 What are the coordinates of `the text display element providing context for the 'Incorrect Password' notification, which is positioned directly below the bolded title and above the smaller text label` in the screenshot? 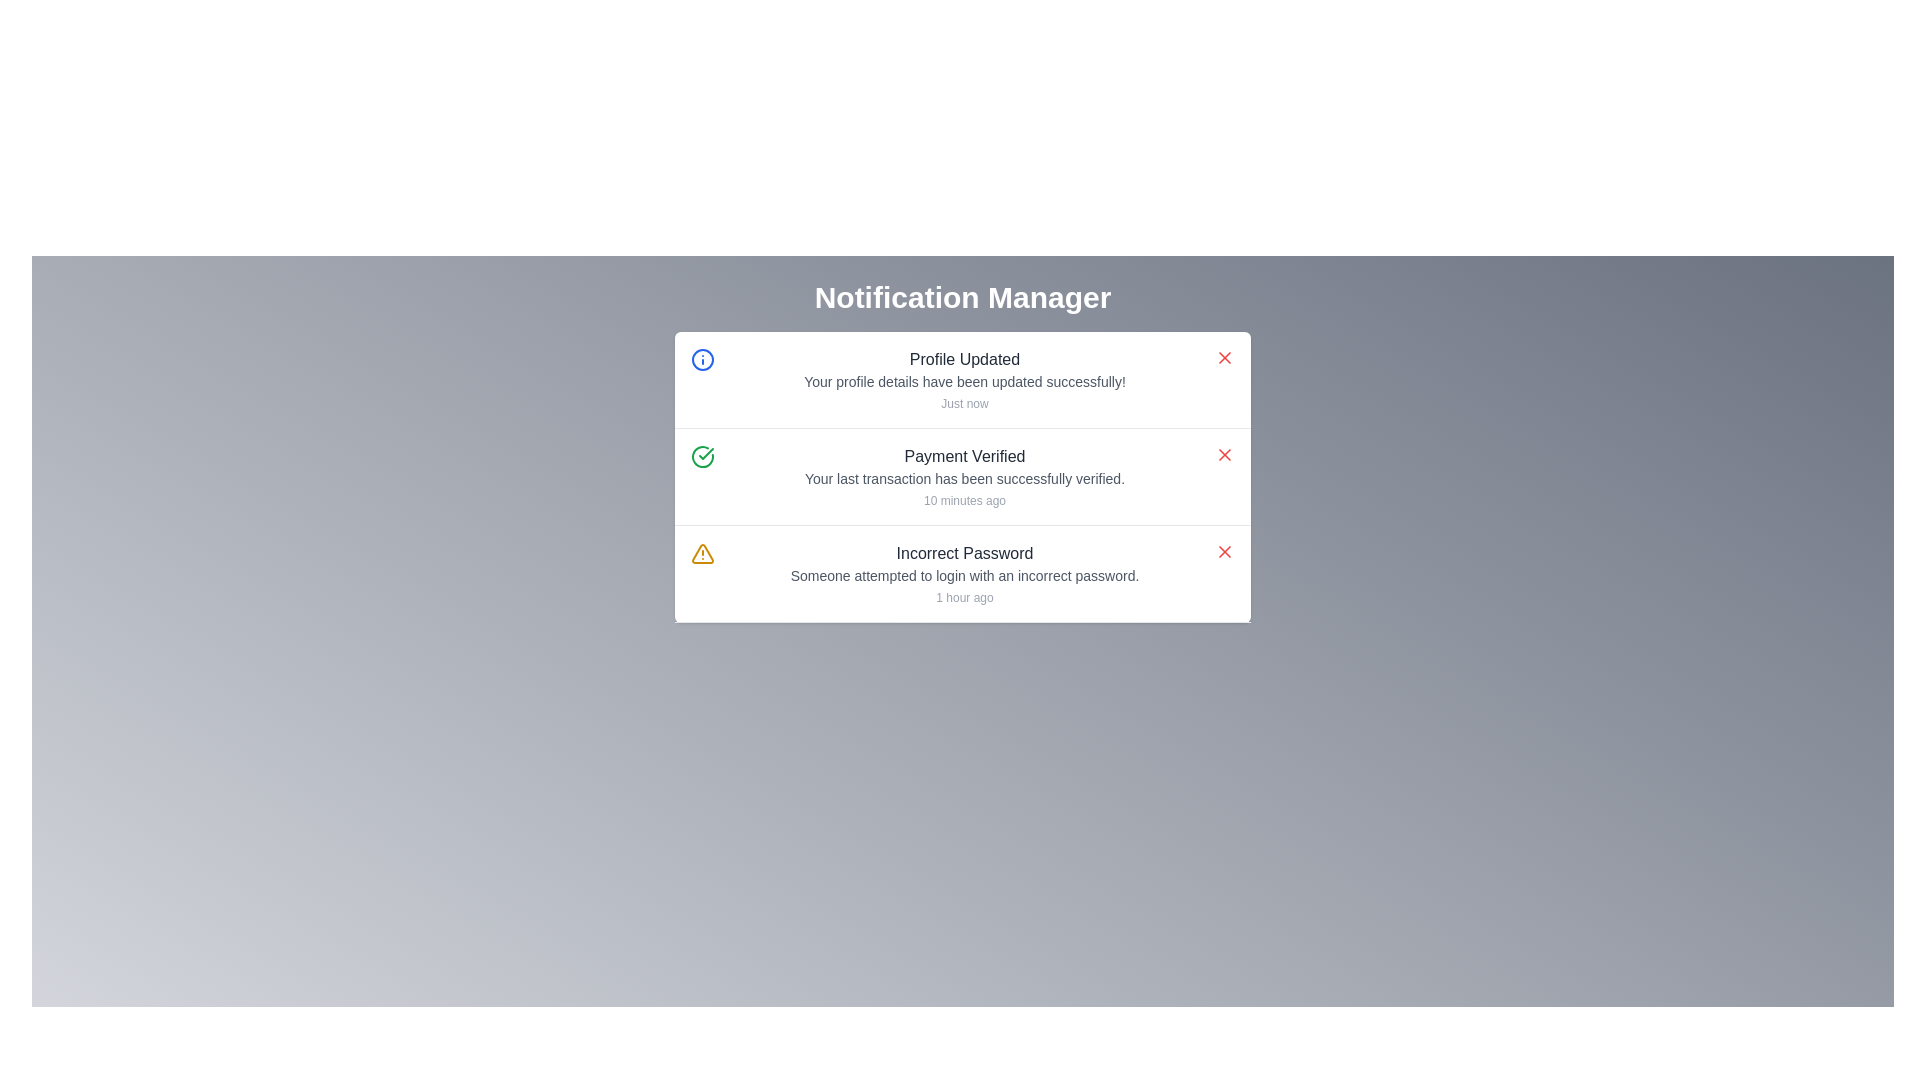 It's located at (964, 575).